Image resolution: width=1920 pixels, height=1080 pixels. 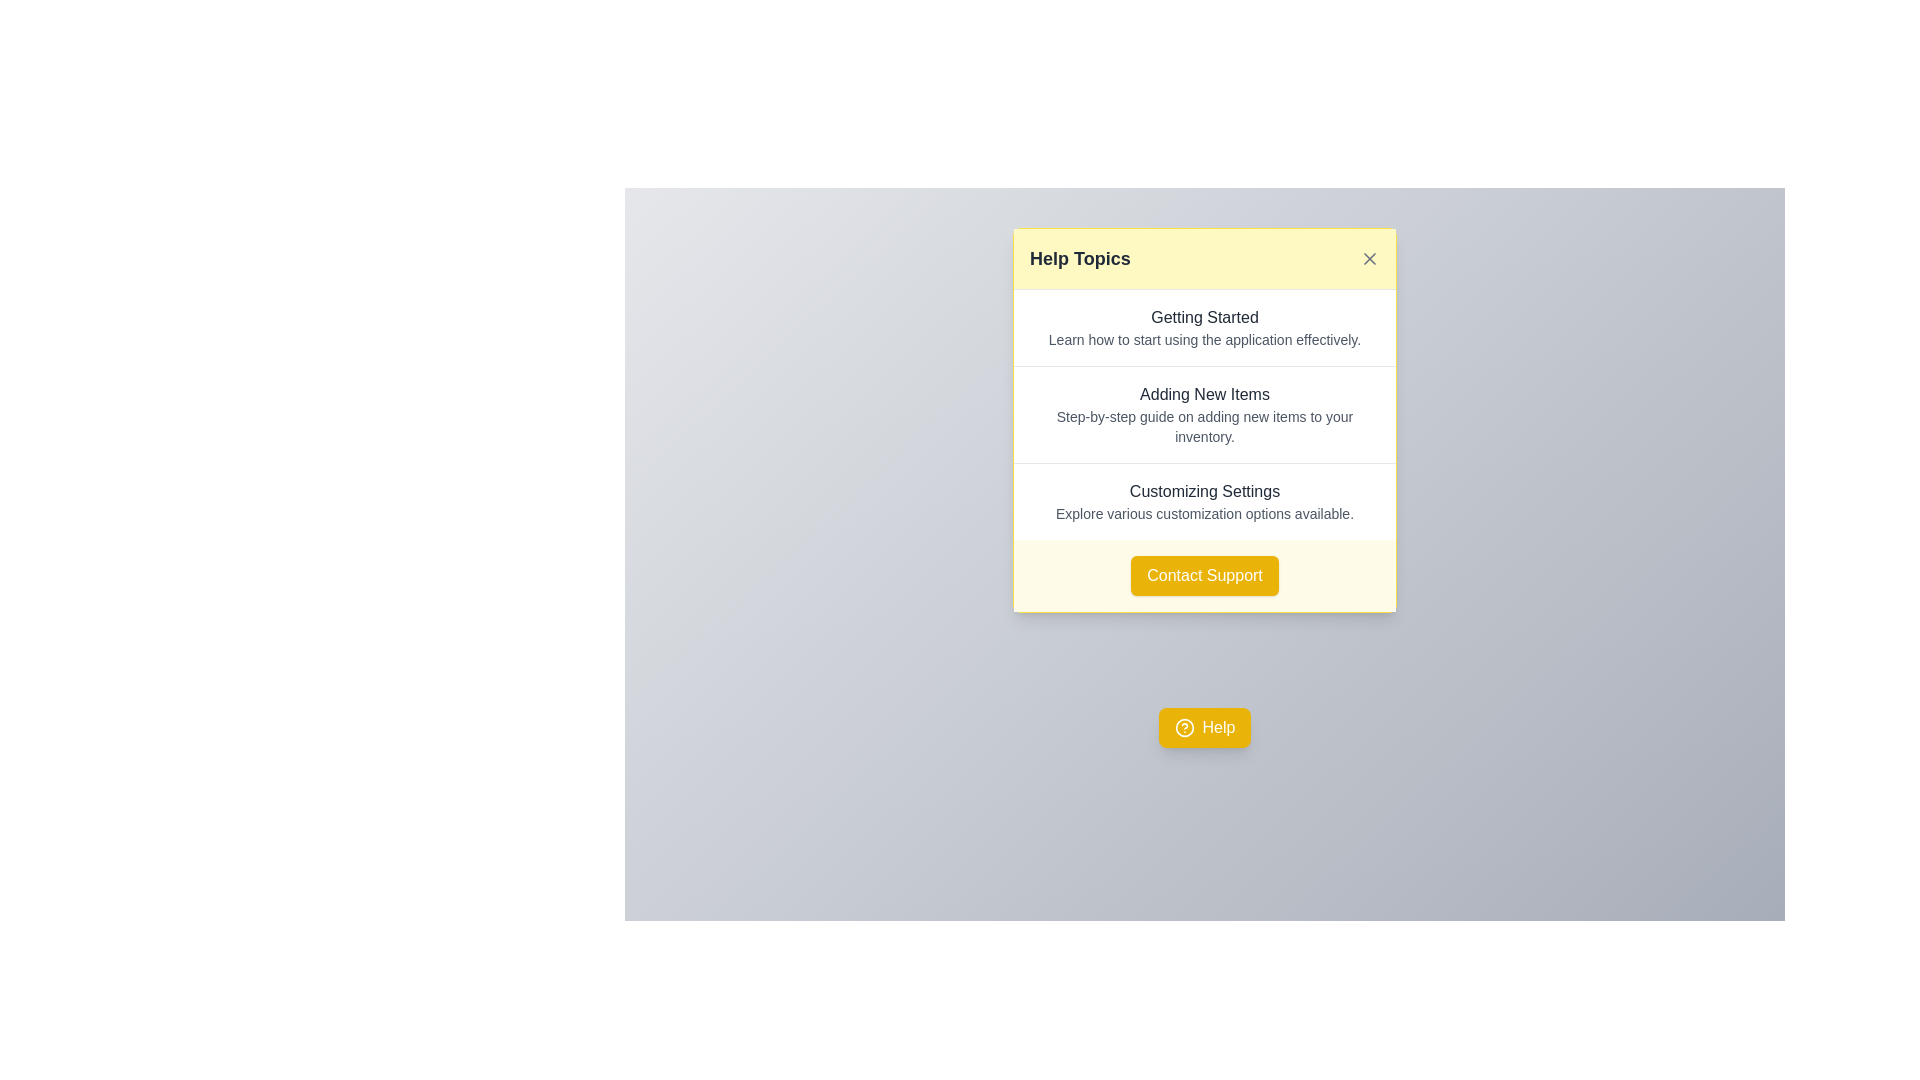 What do you see at coordinates (1368, 257) in the screenshot?
I see `the 'X' button located at the top-right corner of the yellow header bar labeled 'Help Topics'` at bounding box center [1368, 257].